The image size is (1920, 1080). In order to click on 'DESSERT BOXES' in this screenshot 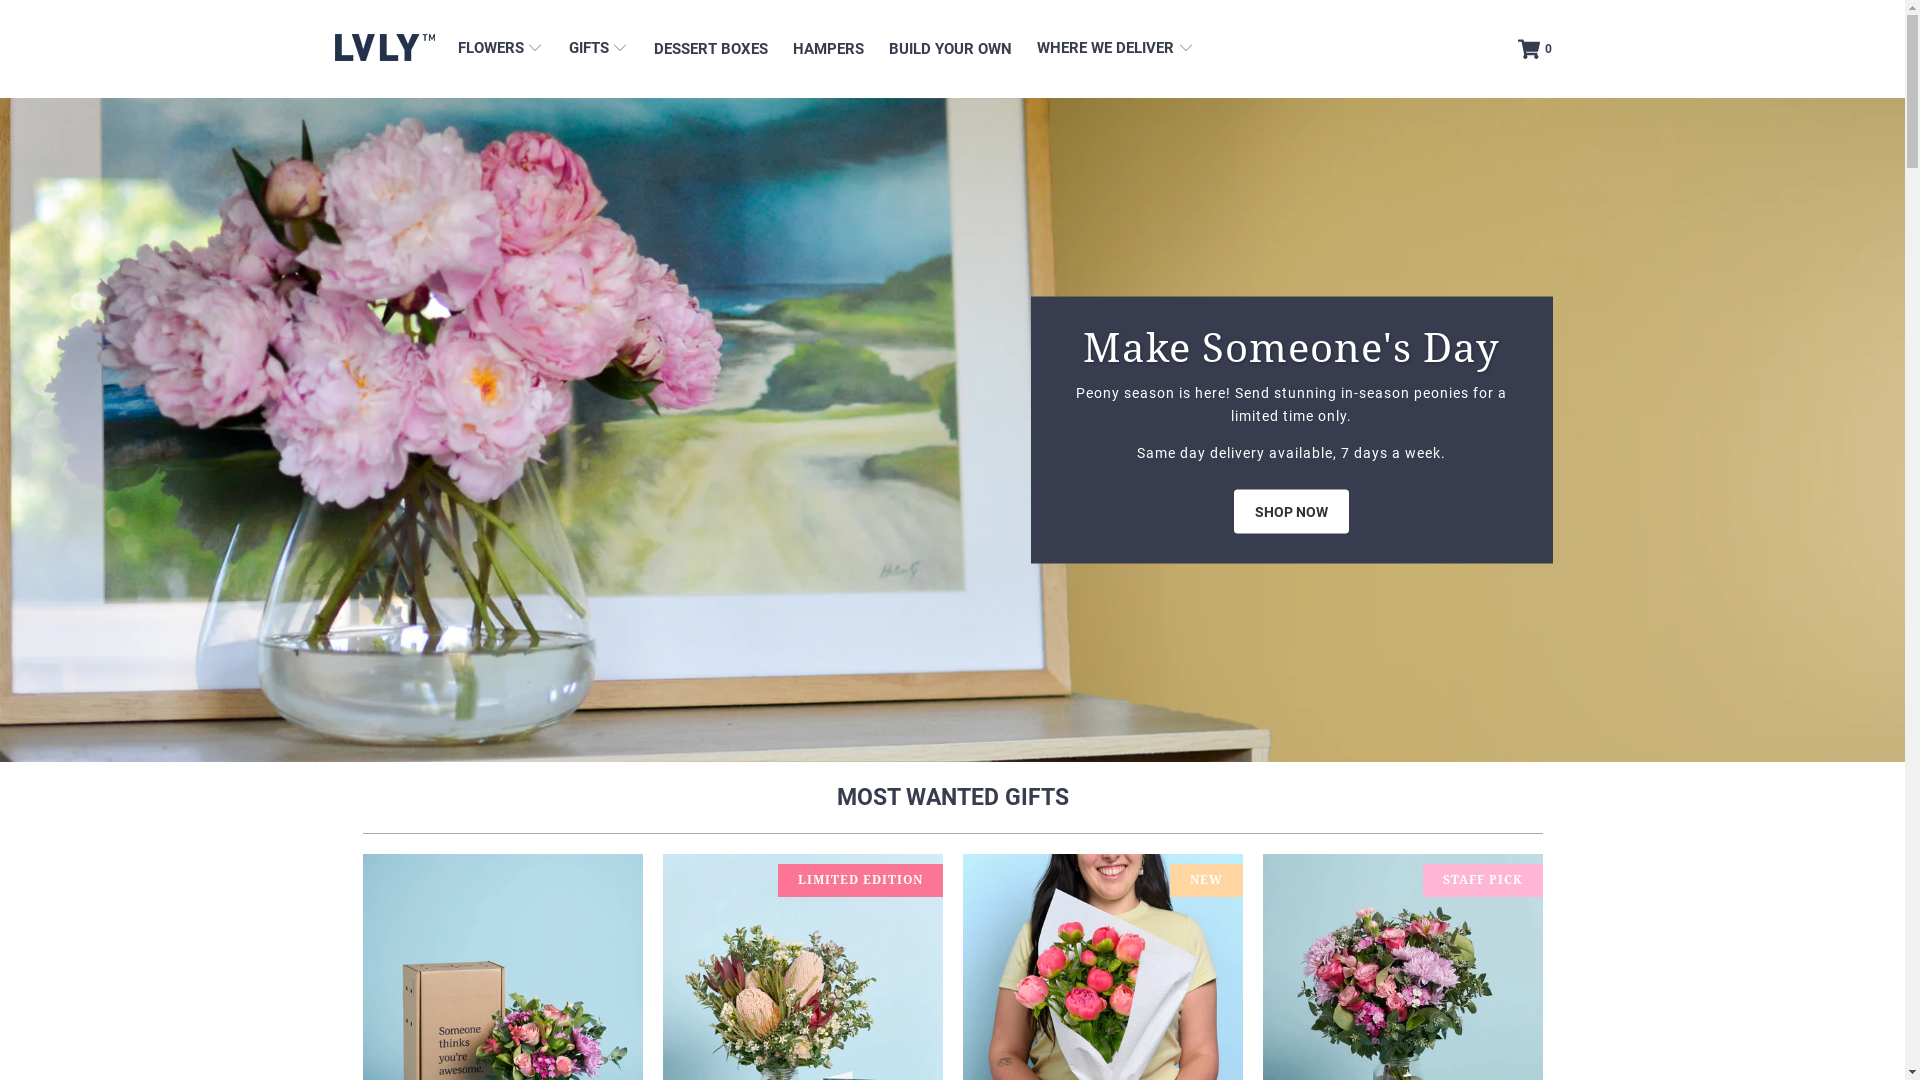, I will do `click(710, 48)`.